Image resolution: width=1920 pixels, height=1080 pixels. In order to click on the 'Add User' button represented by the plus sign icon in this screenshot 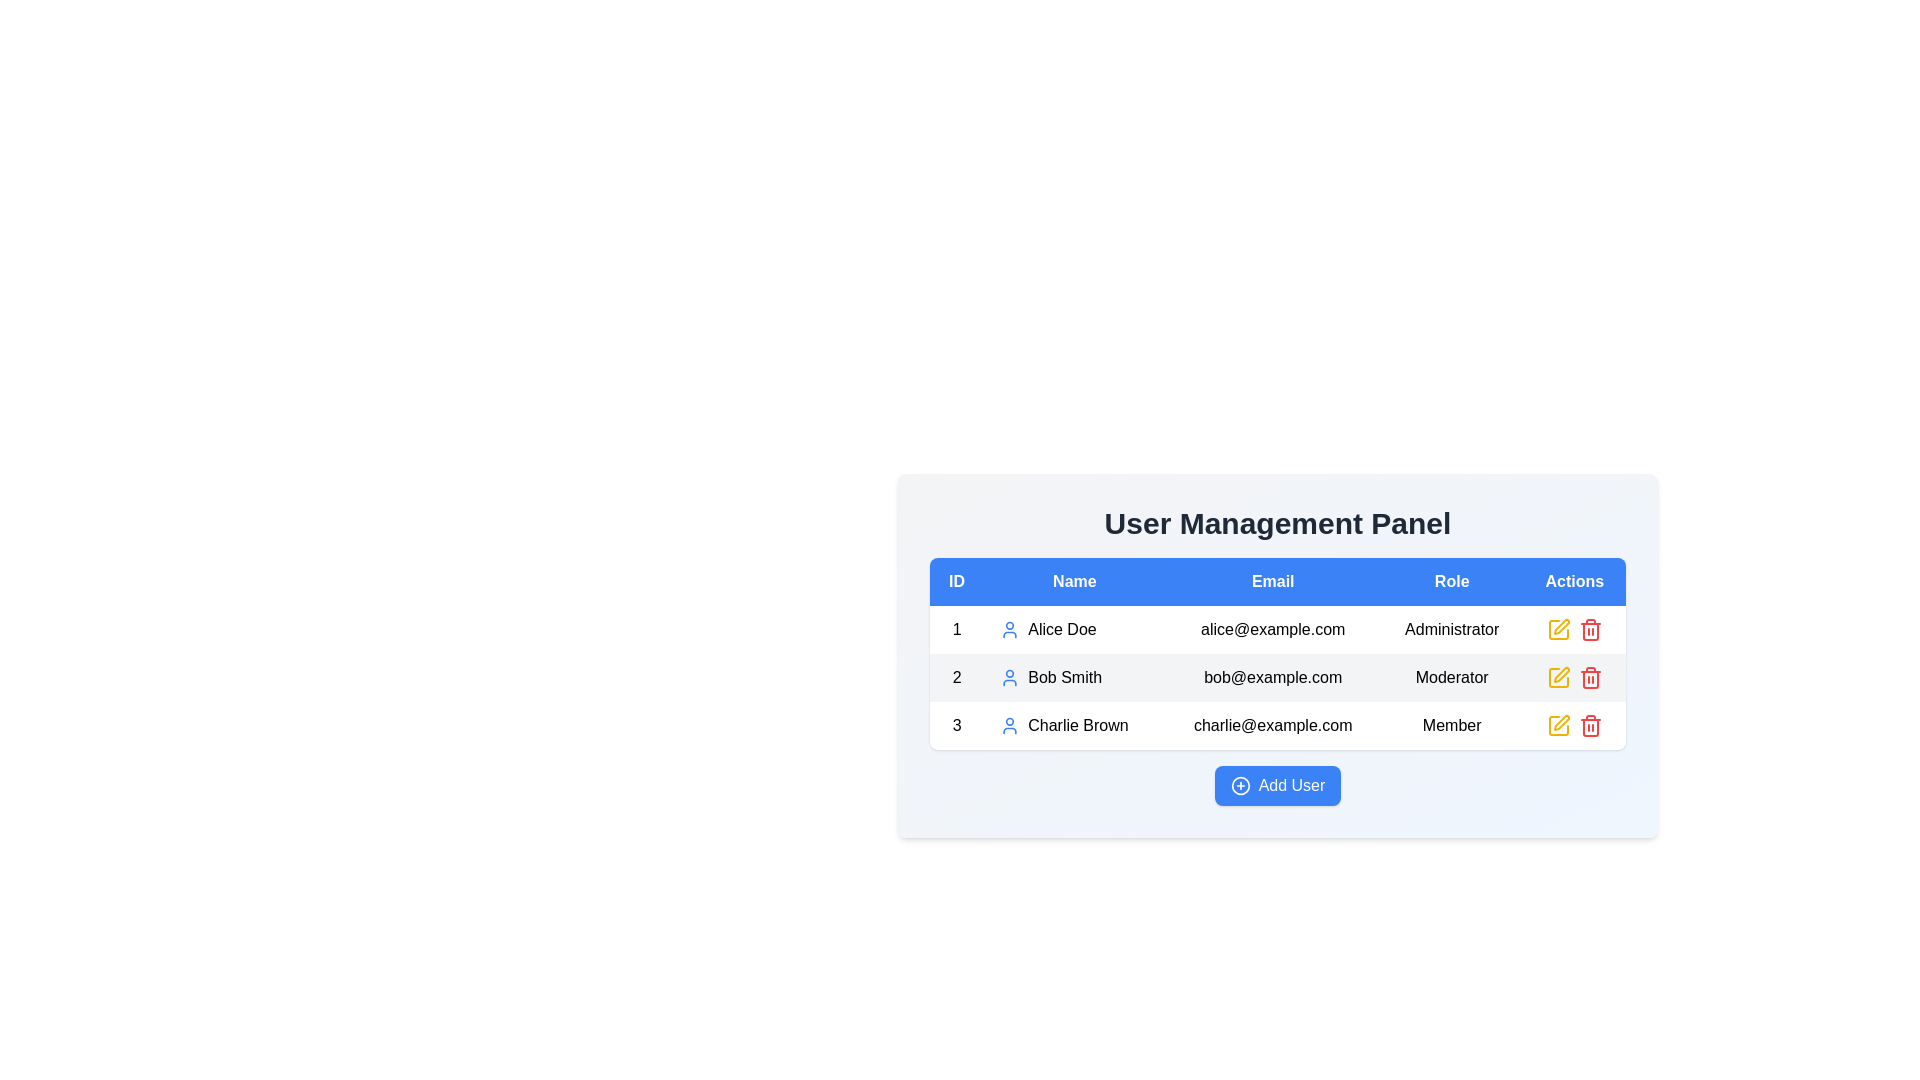, I will do `click(1239, 785)`.